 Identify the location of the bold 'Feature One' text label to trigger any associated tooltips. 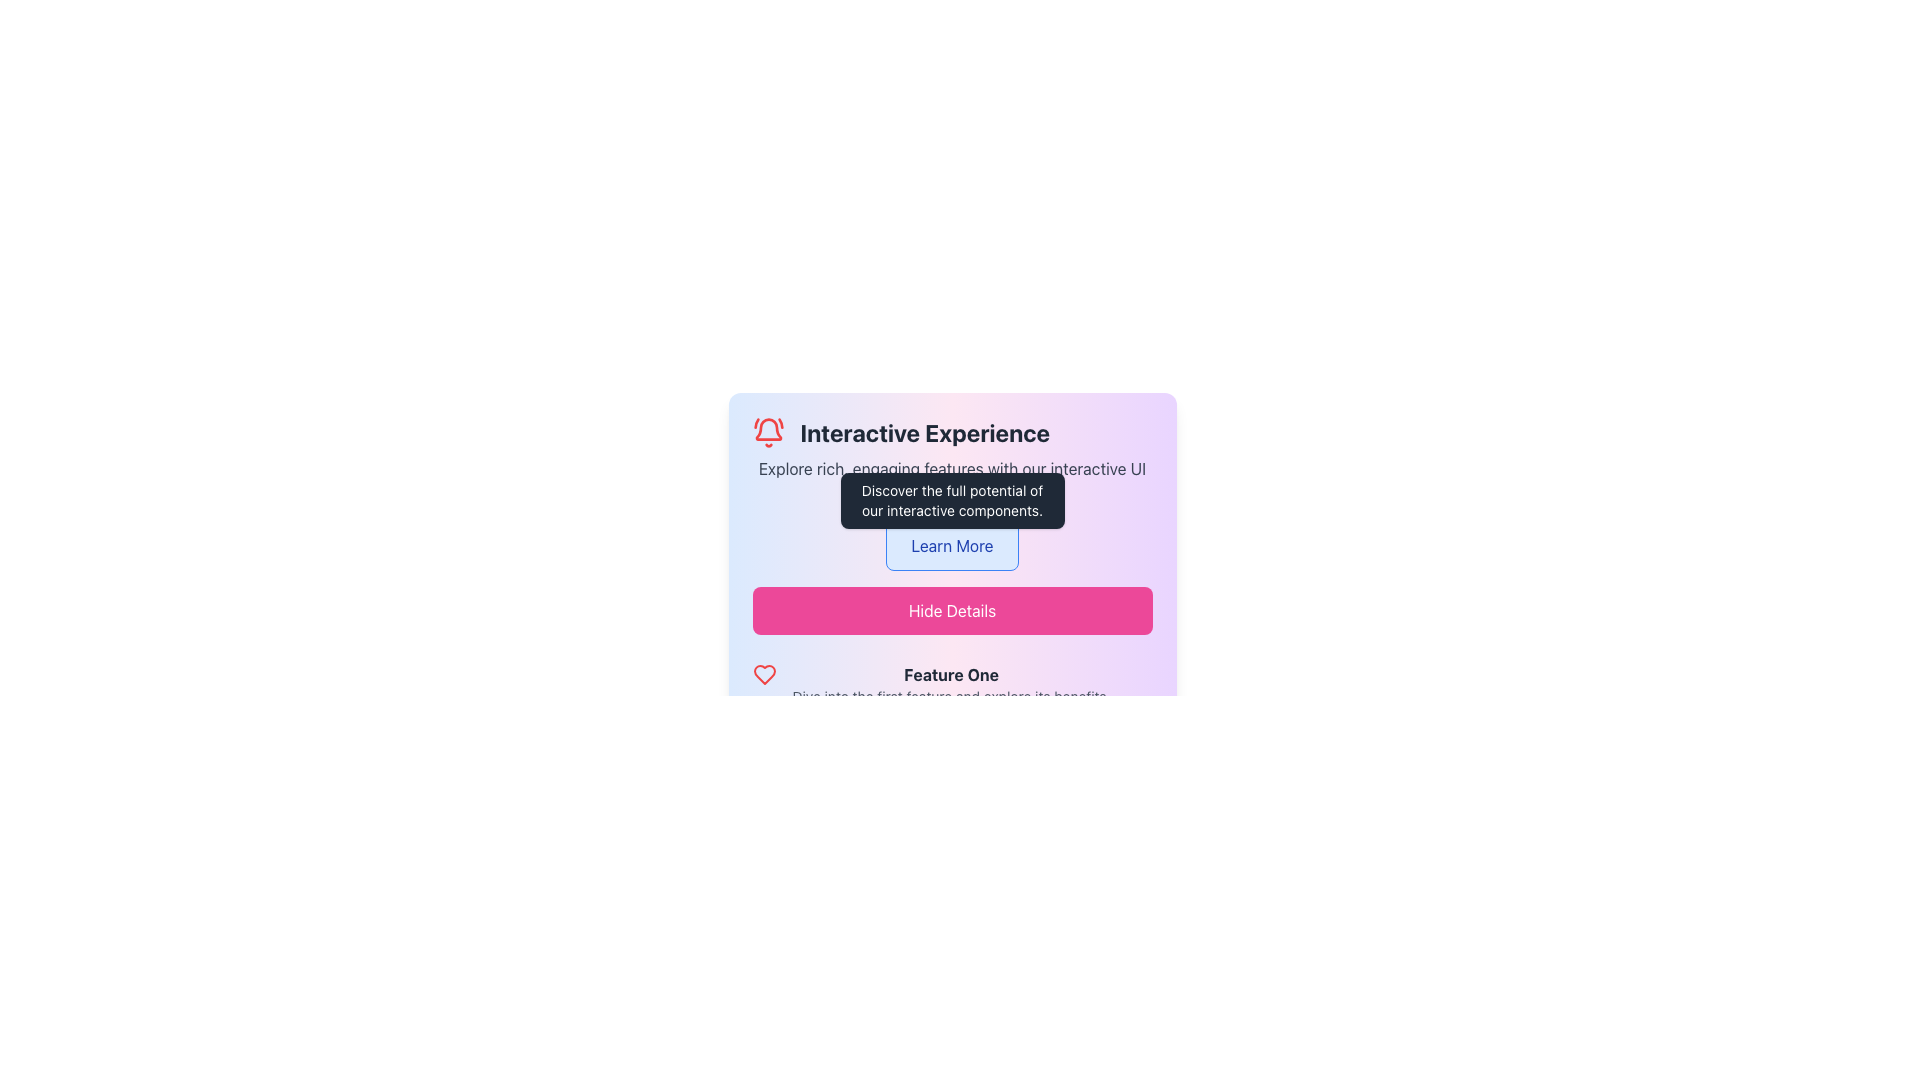
(950, 675).